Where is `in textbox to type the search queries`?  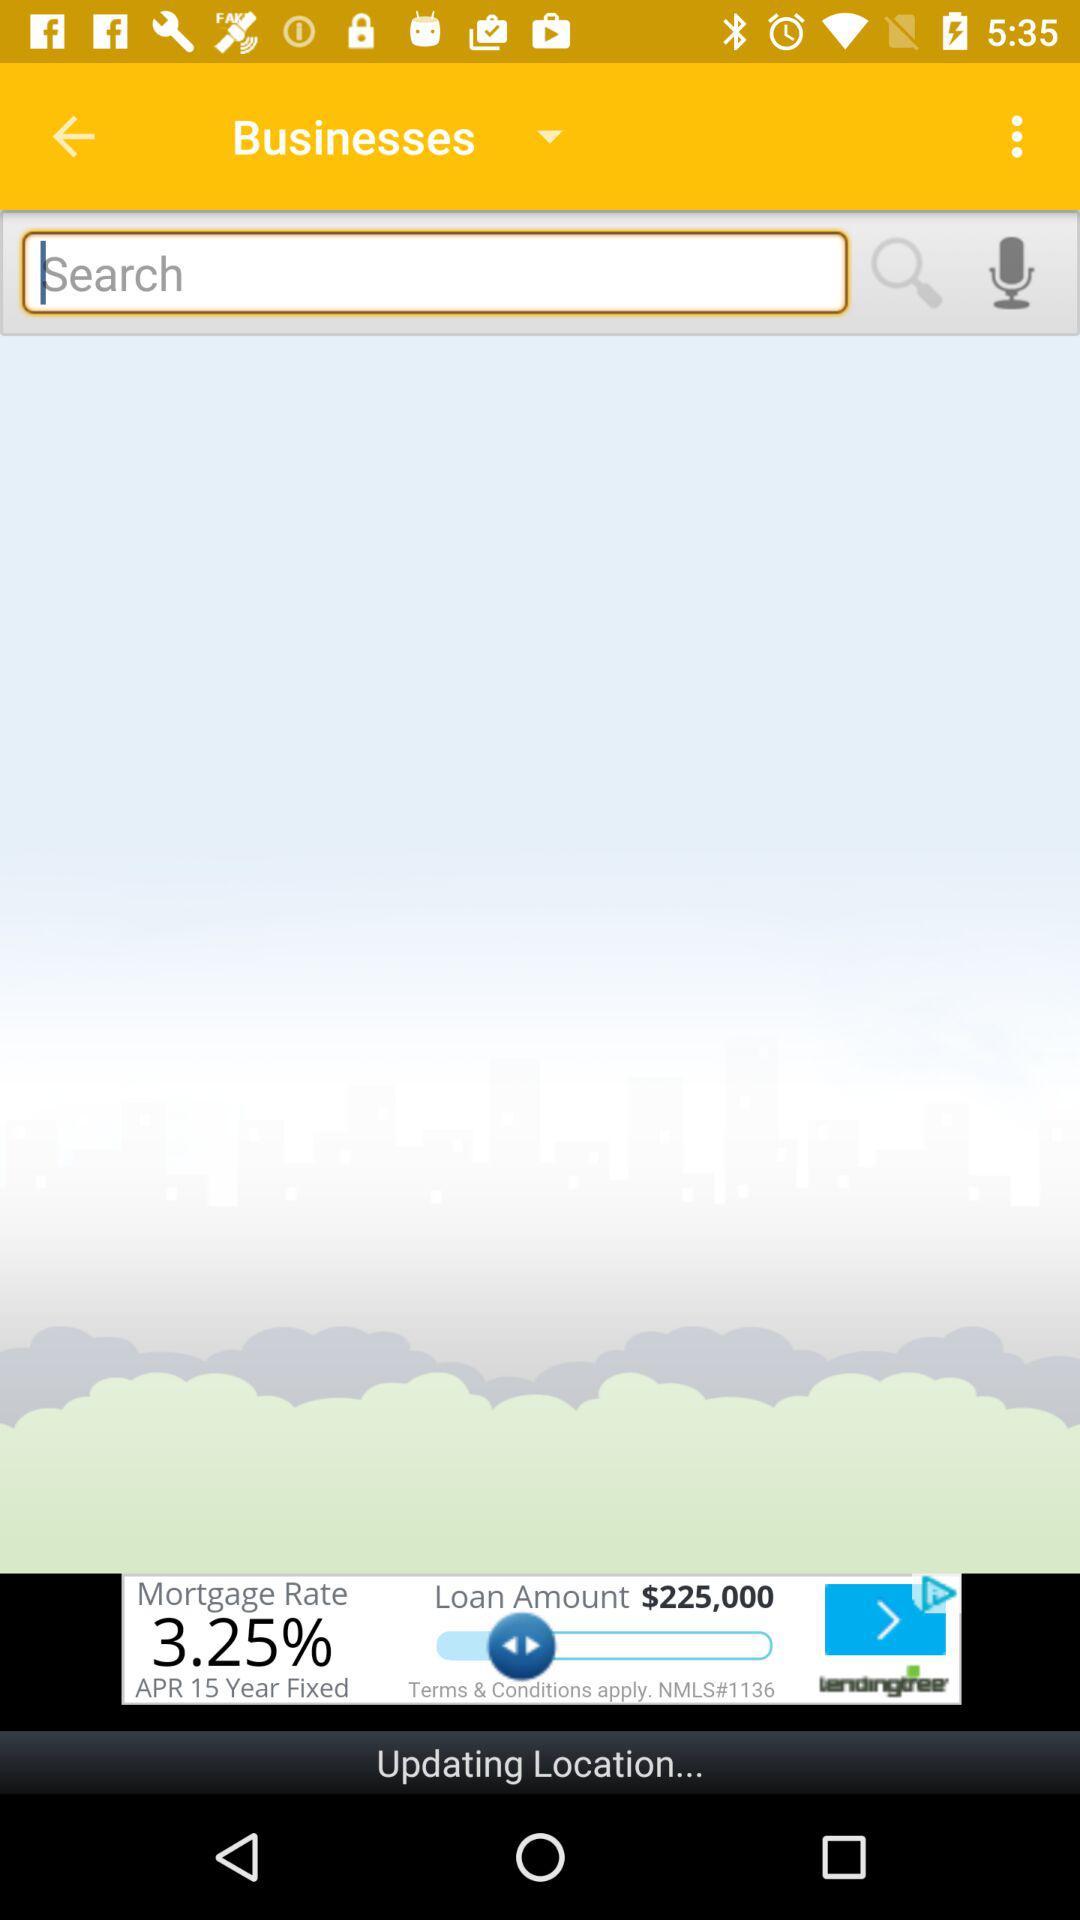 in textbox to type the search queries is located at coordinates (434, 271).